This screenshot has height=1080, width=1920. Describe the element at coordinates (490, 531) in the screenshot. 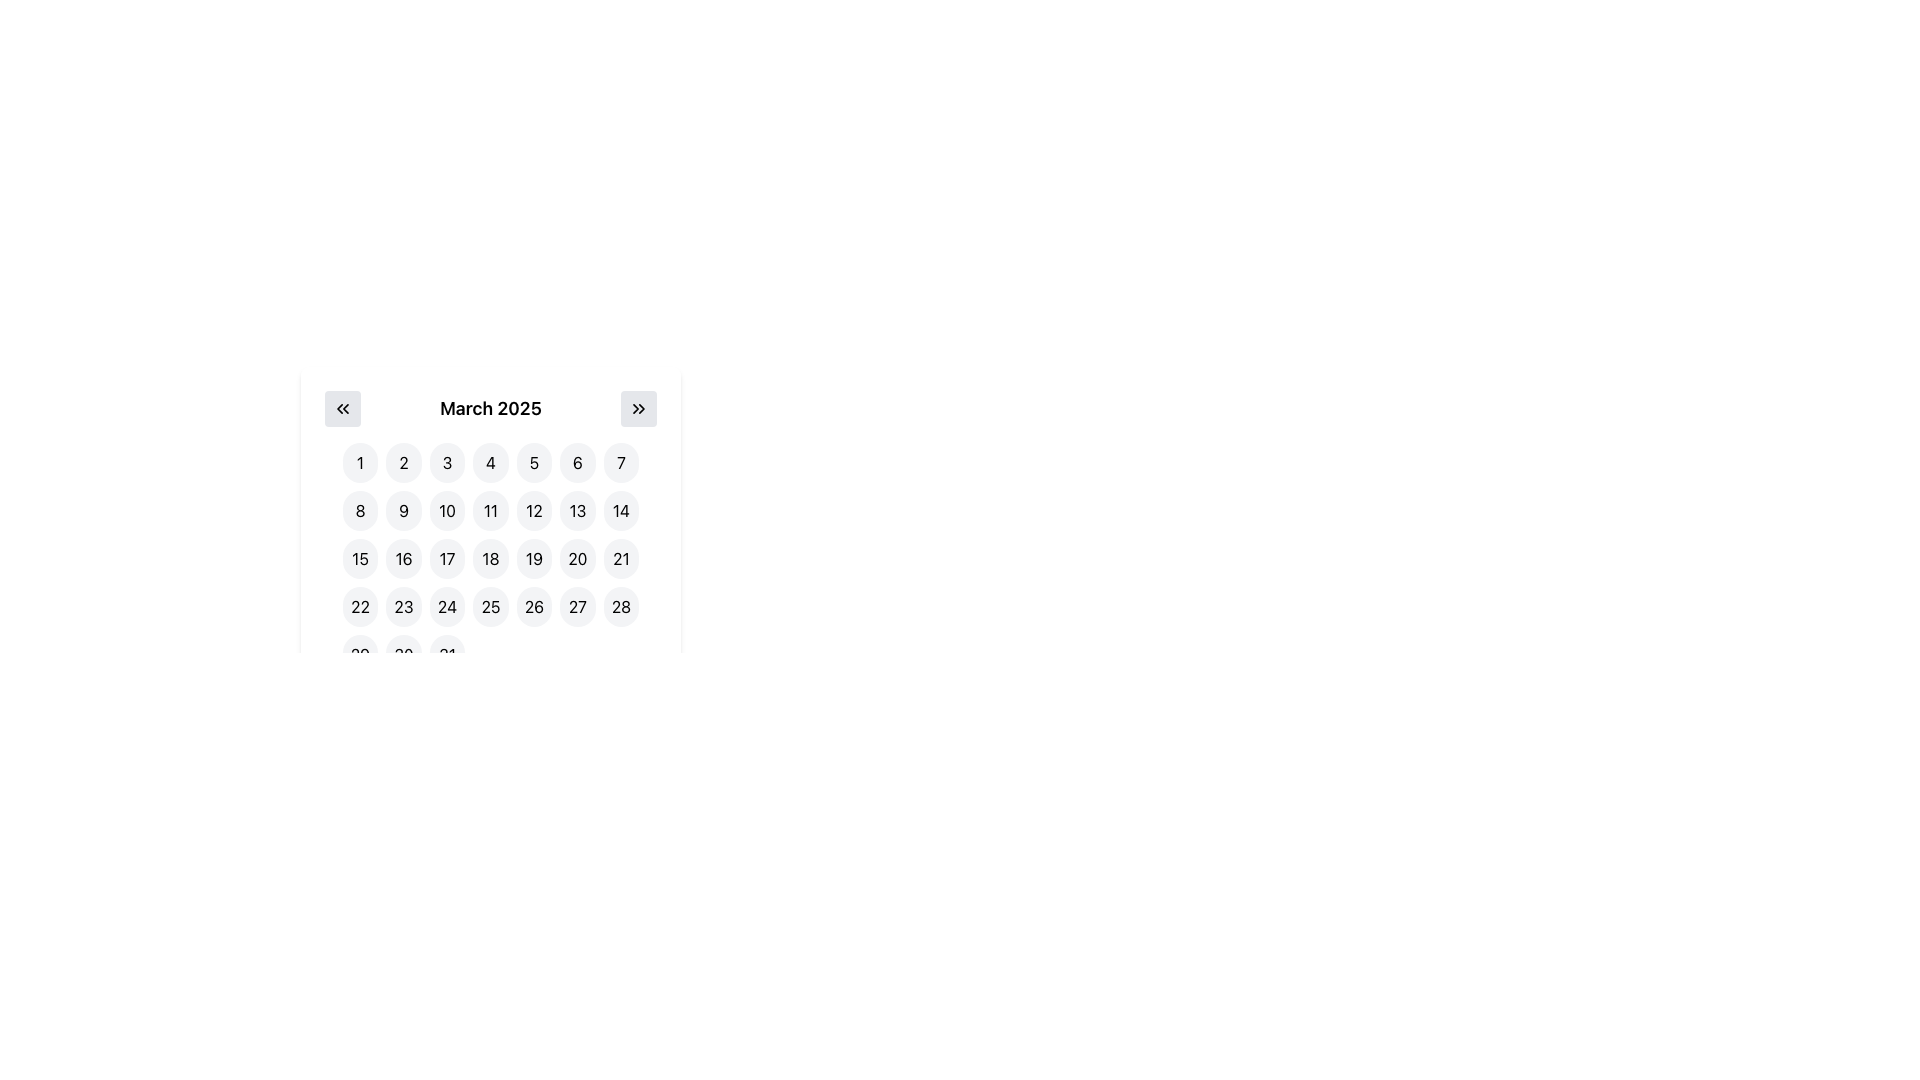

I see `the circular day button in the March 2025 calendar` at that location.